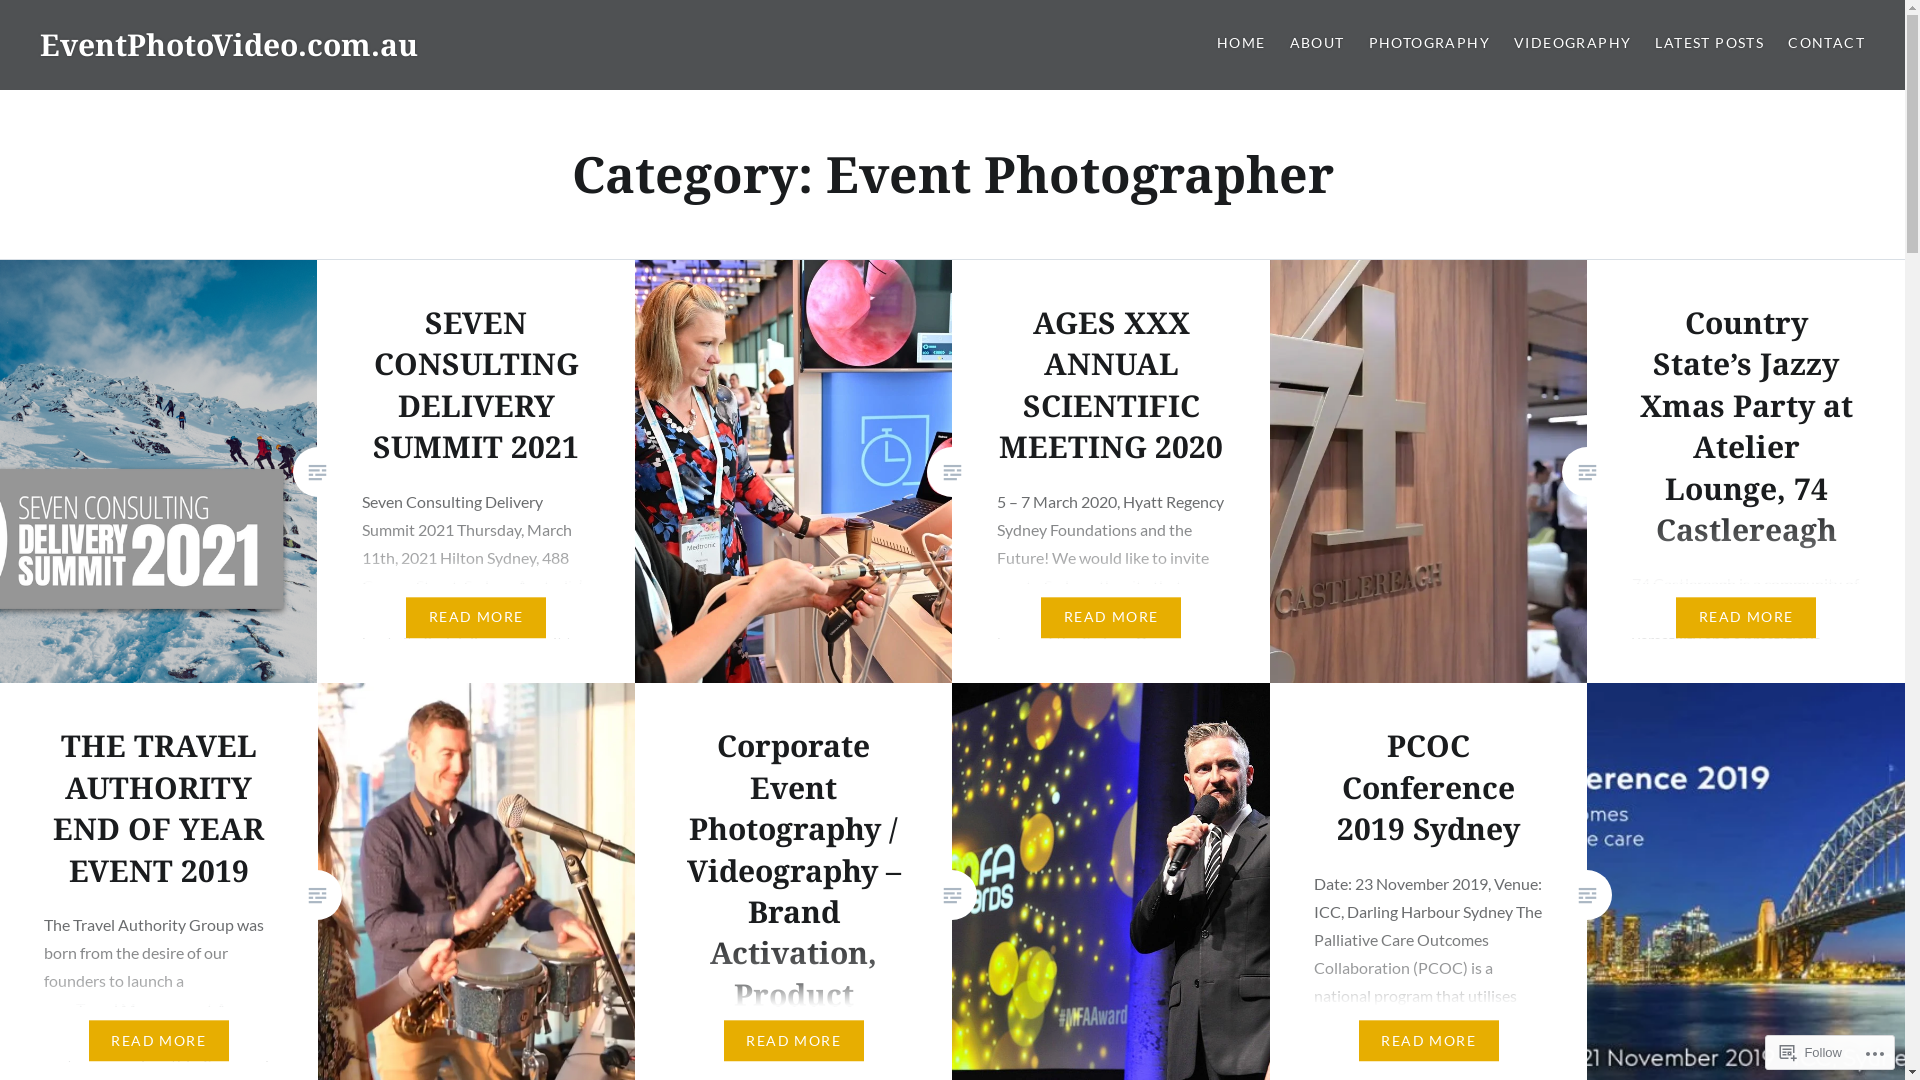  Describe the element at coordinates (1428, 43) in the screenshot. I see `'PHOTOGRAPHY'` at that location.